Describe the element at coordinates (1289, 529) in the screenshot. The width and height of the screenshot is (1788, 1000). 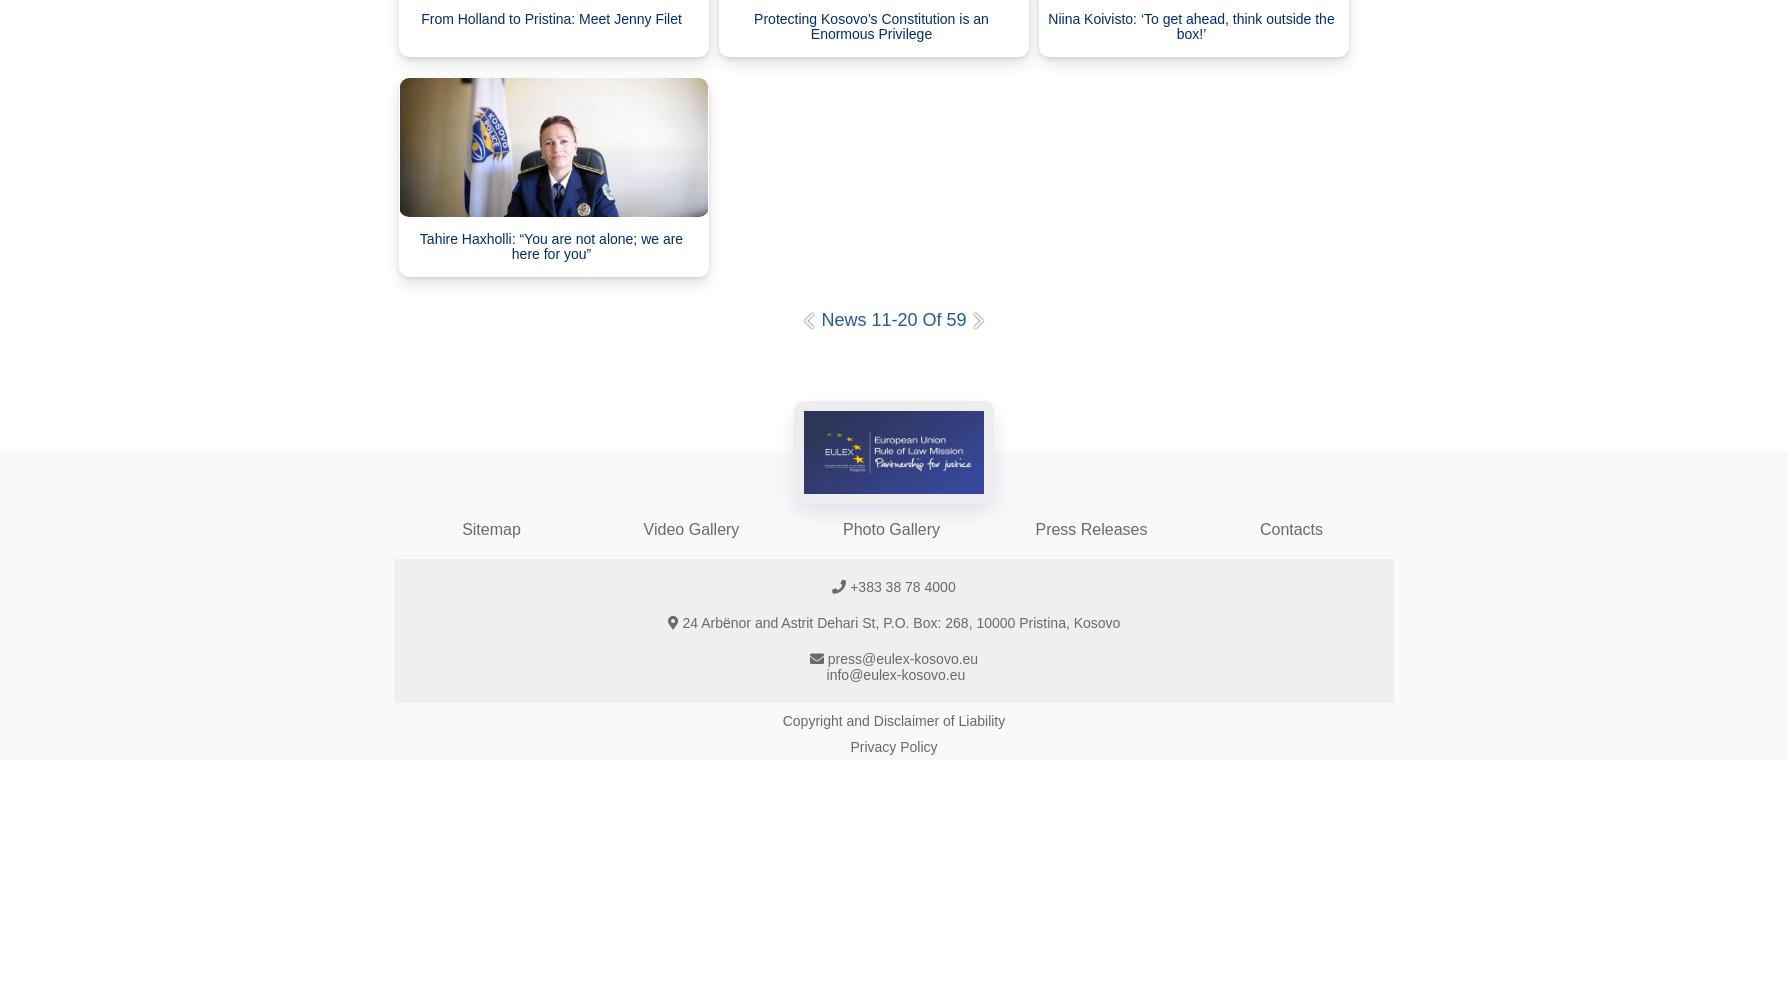
I see `'Contacts'` at that location.